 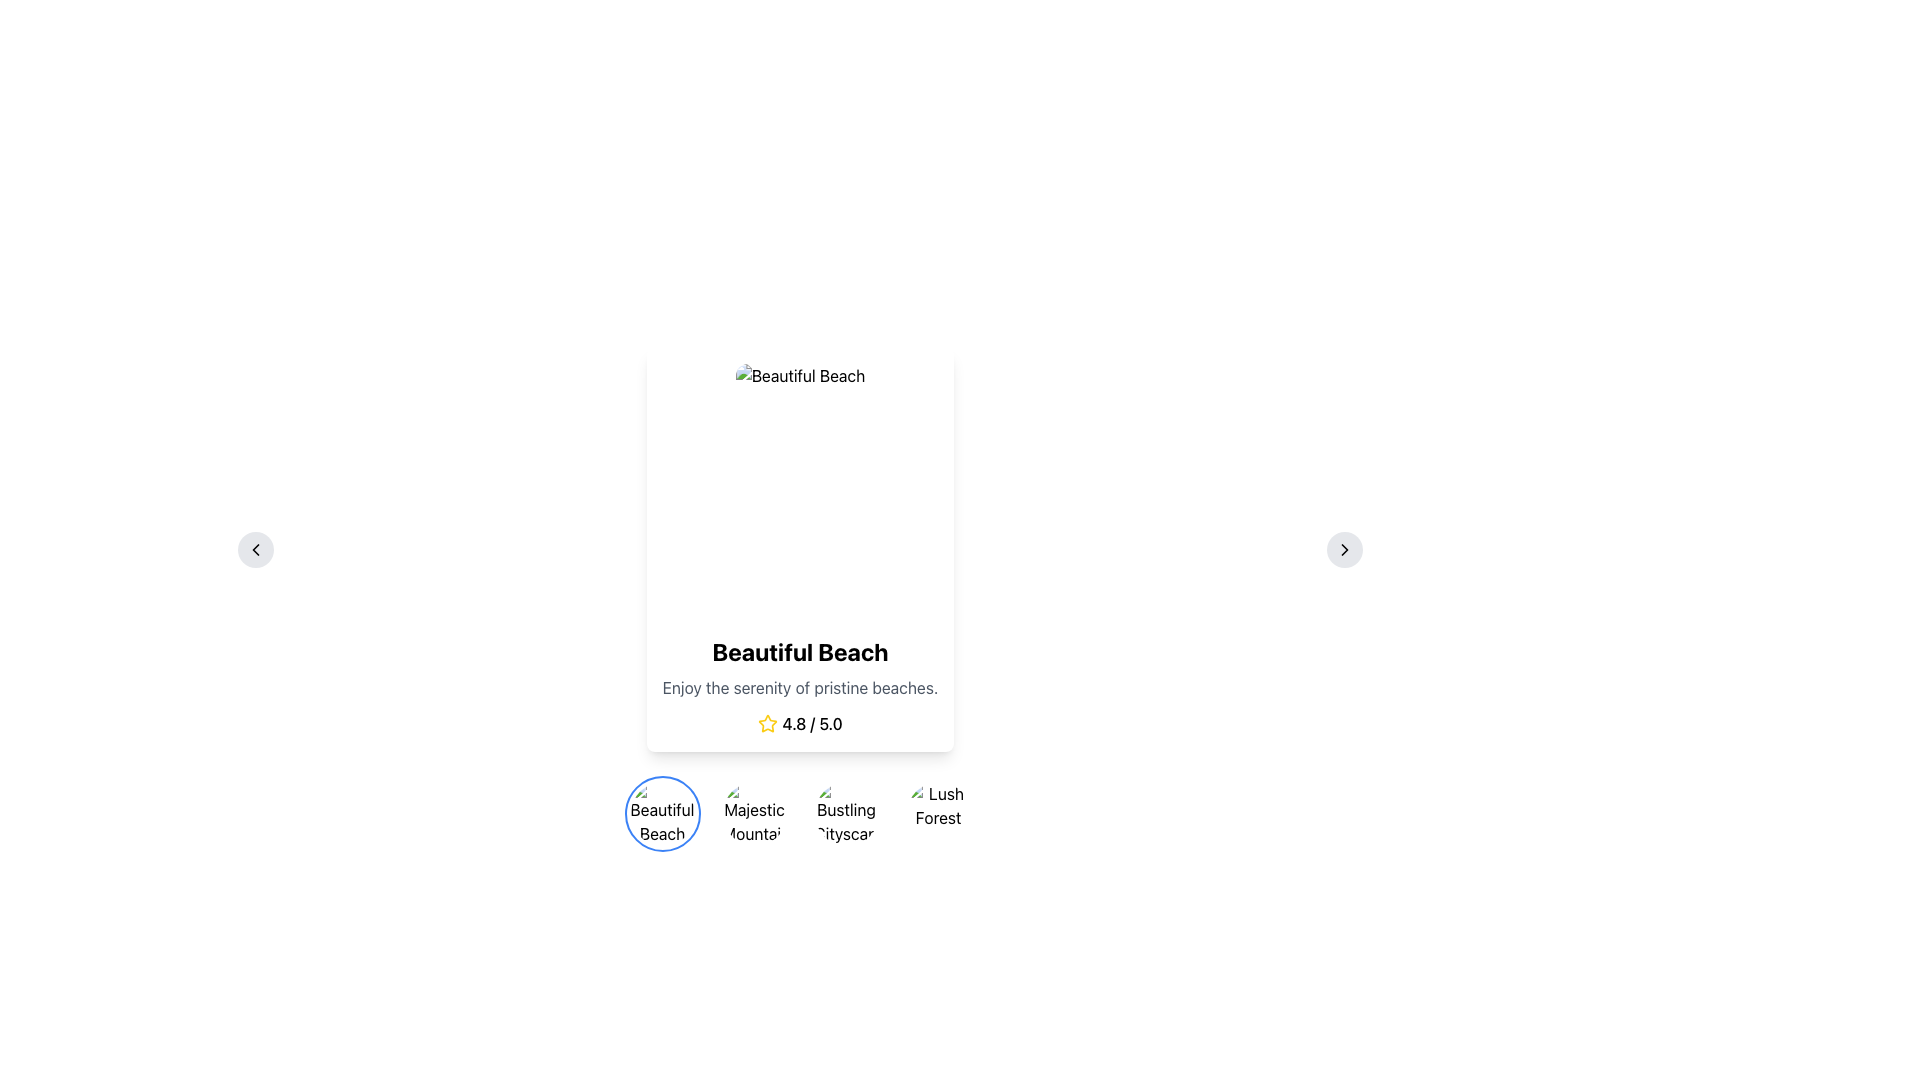 What do you see at coordinates (662, 813) in the screenshot?
I see `the 'Beautiful Beach' thumbnail element` at bounding box center [662, 813].